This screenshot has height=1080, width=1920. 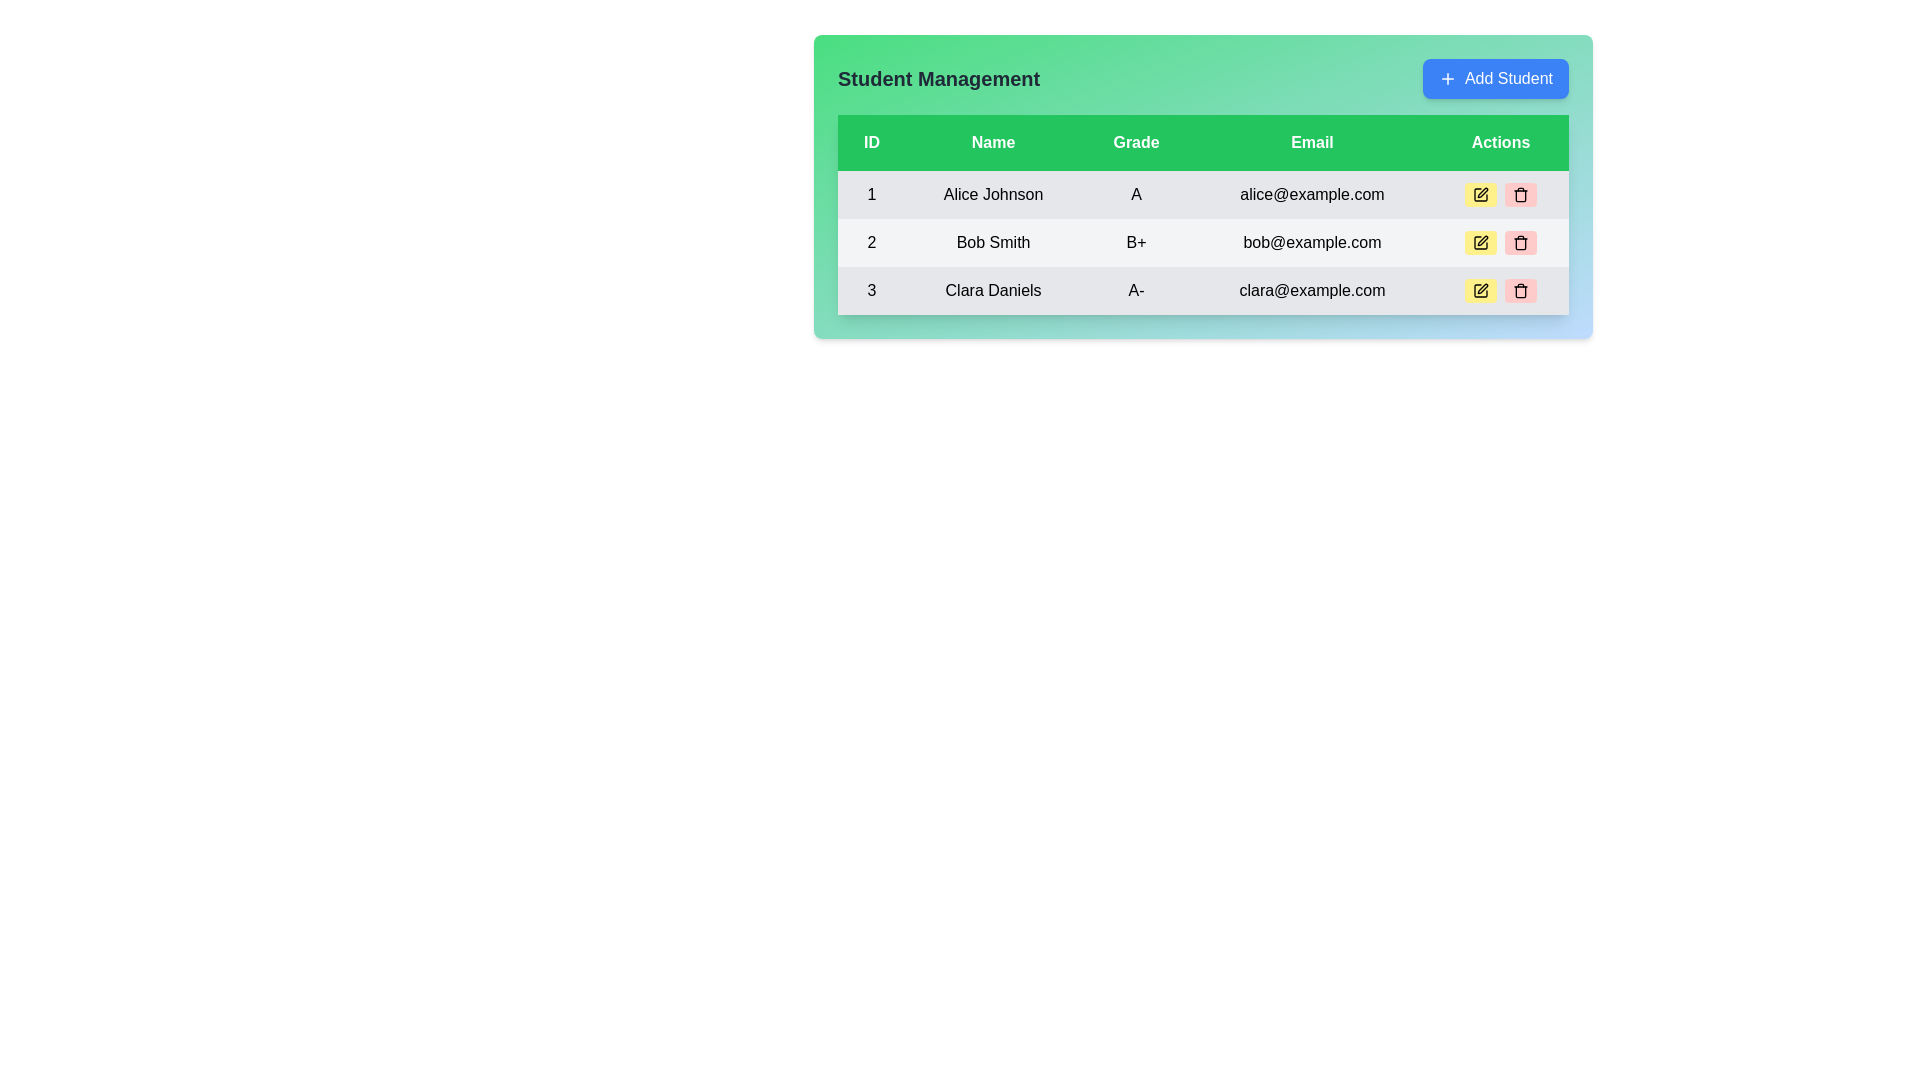 What do you see at coordinates (993, 195) in the screenshot?
I see `the text label displaying 'Alice Johnson'` at bounding box center [993, 195].